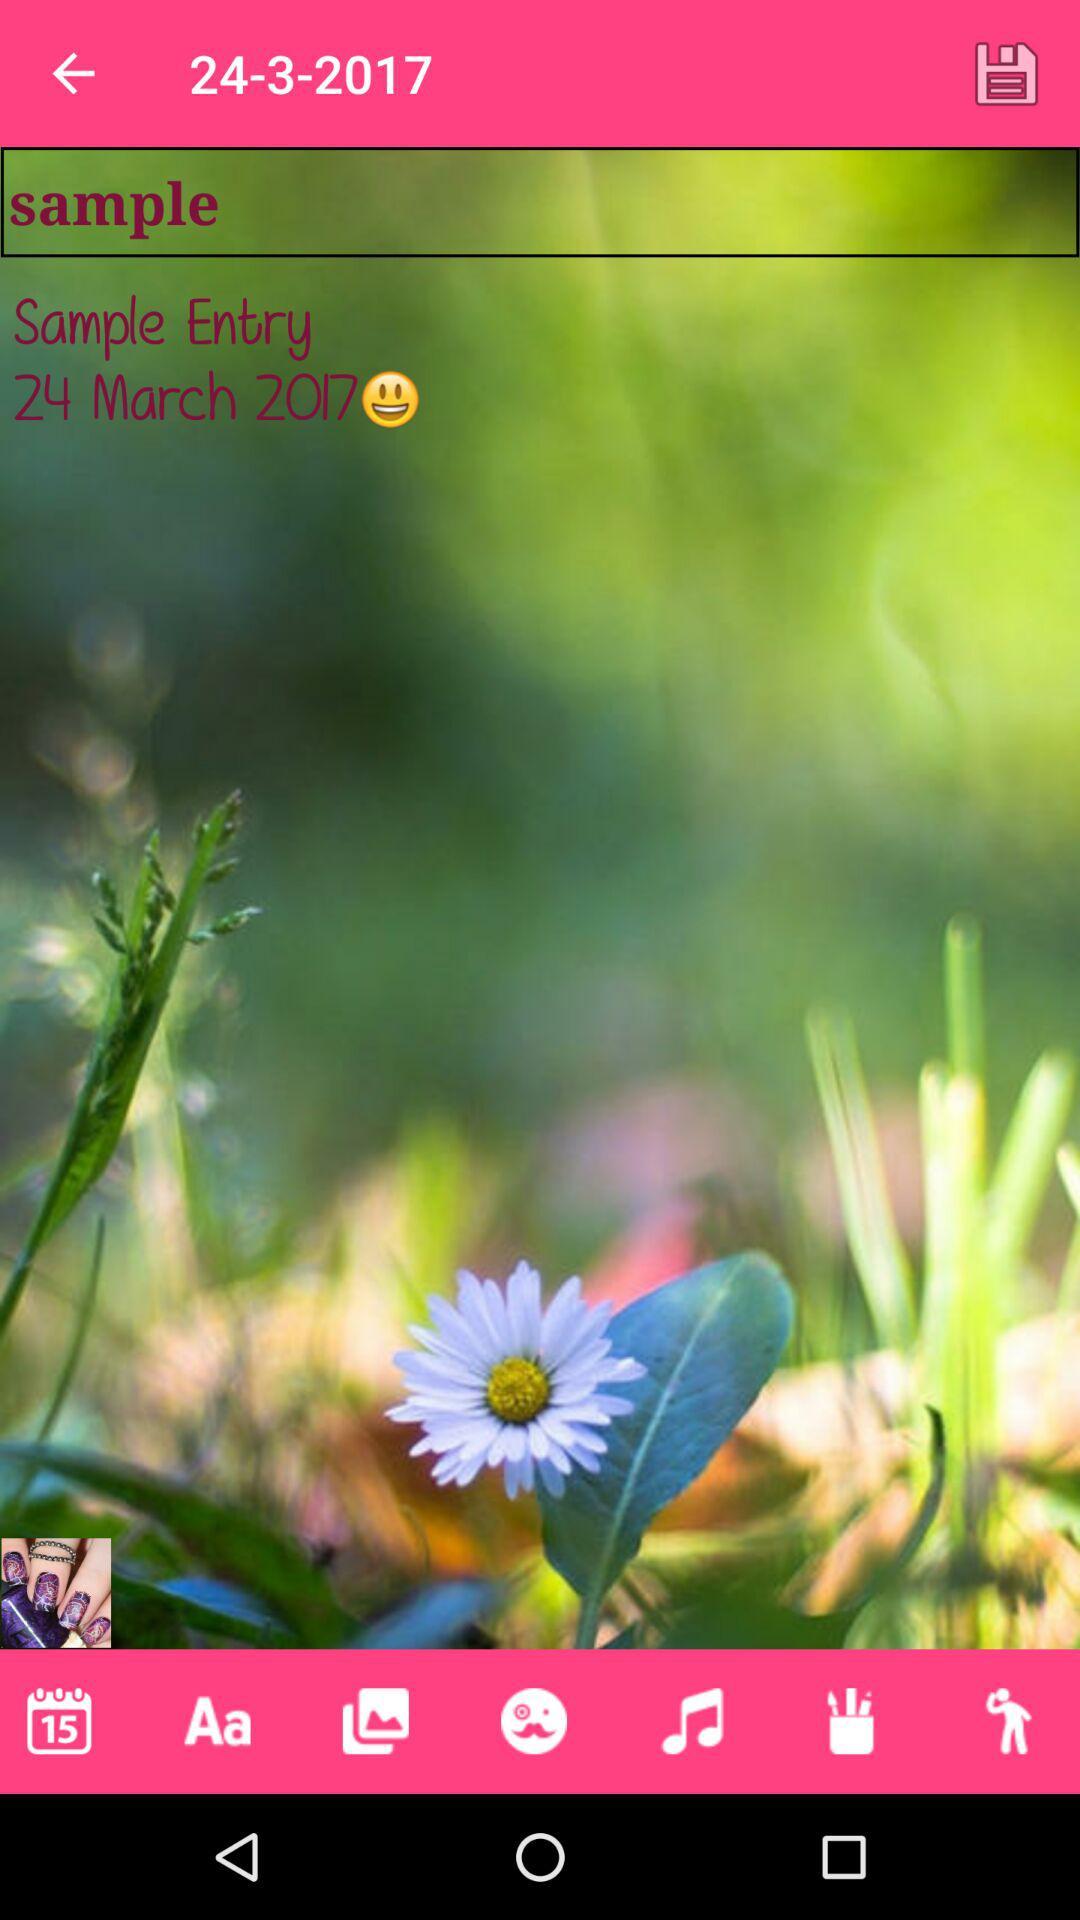 Image resolution: width=1080 pixels, height=1920 pixels. What do you see at coordinates (217, 1720) in the screenshot?
I see `lettering capital` at bounding box center [217, 1720].